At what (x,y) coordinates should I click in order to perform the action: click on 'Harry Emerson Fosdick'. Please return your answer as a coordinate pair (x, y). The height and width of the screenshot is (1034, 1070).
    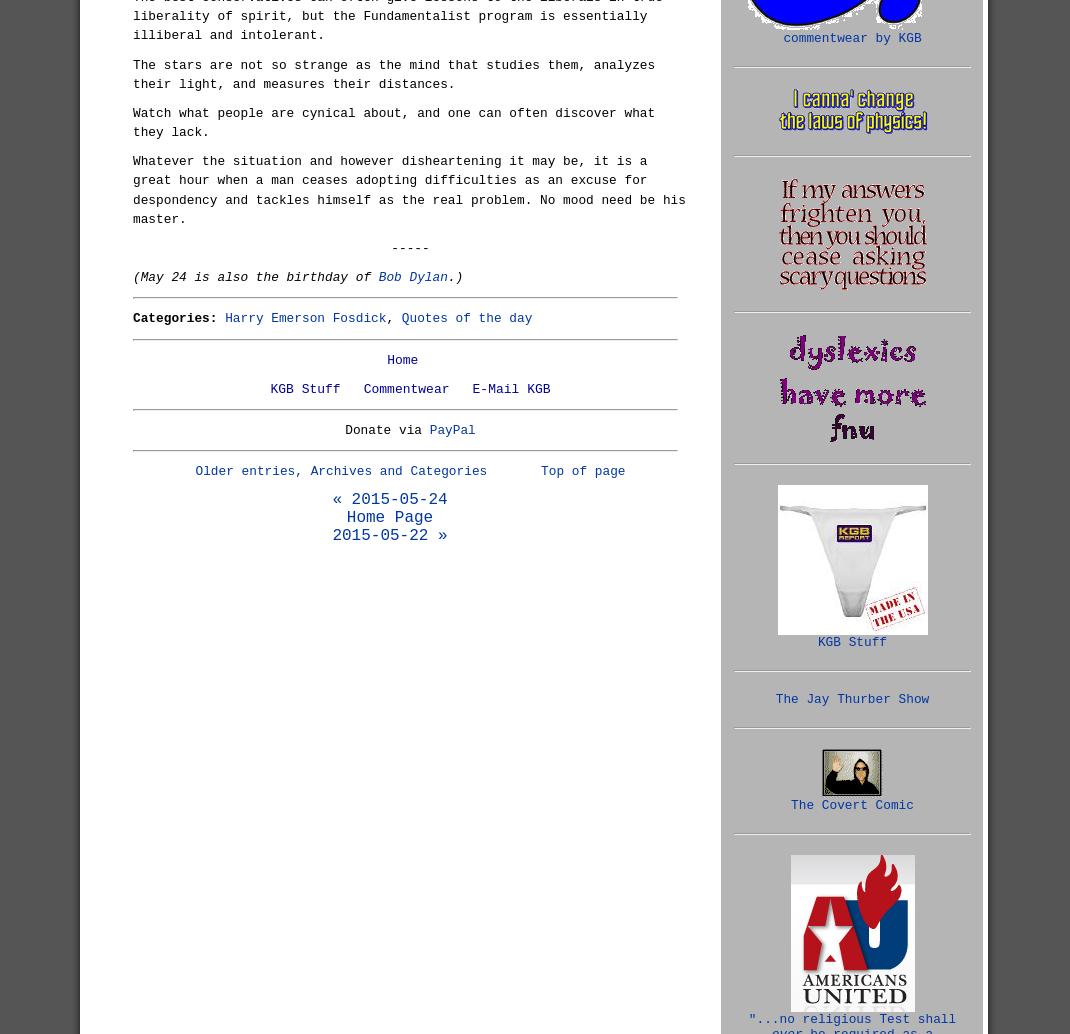
    Looking at the image, I should click on (305, 317).